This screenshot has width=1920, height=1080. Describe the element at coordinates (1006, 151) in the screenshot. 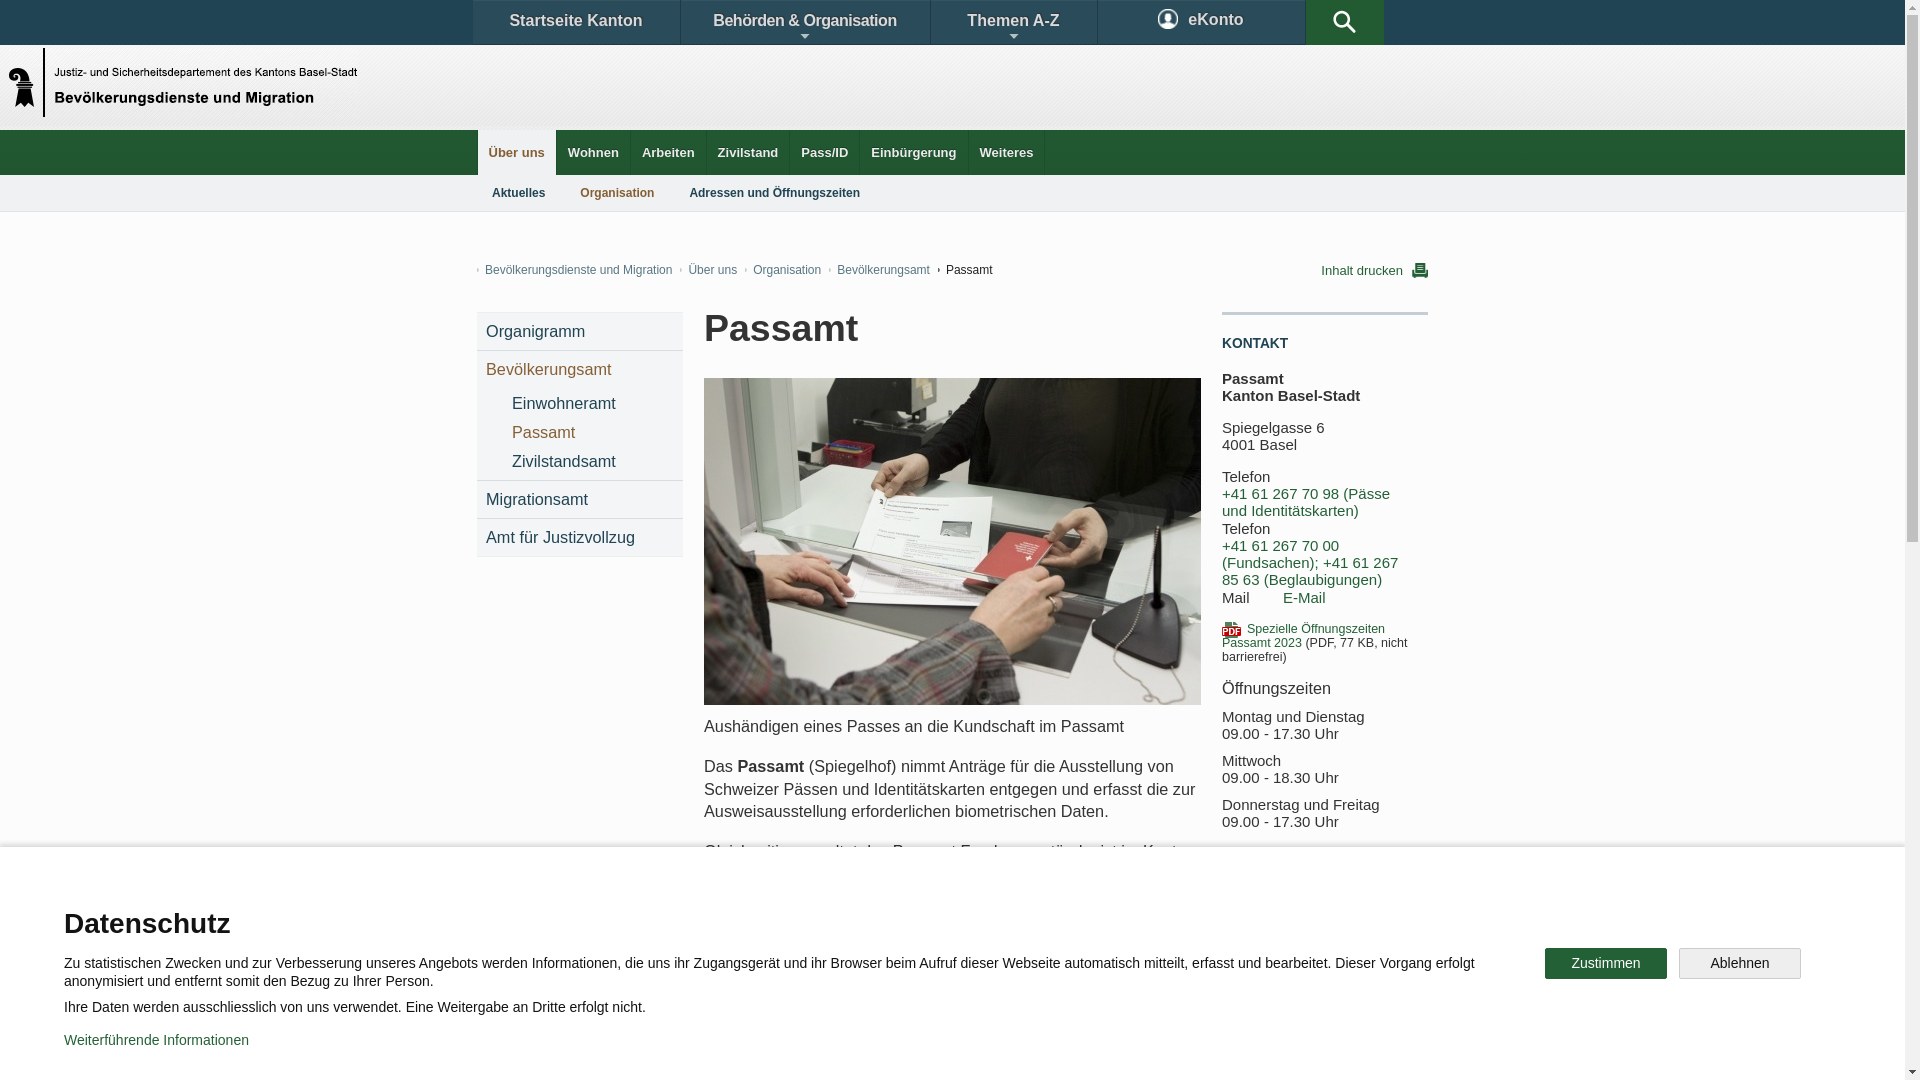

I see `'Weiteres'` at that location.